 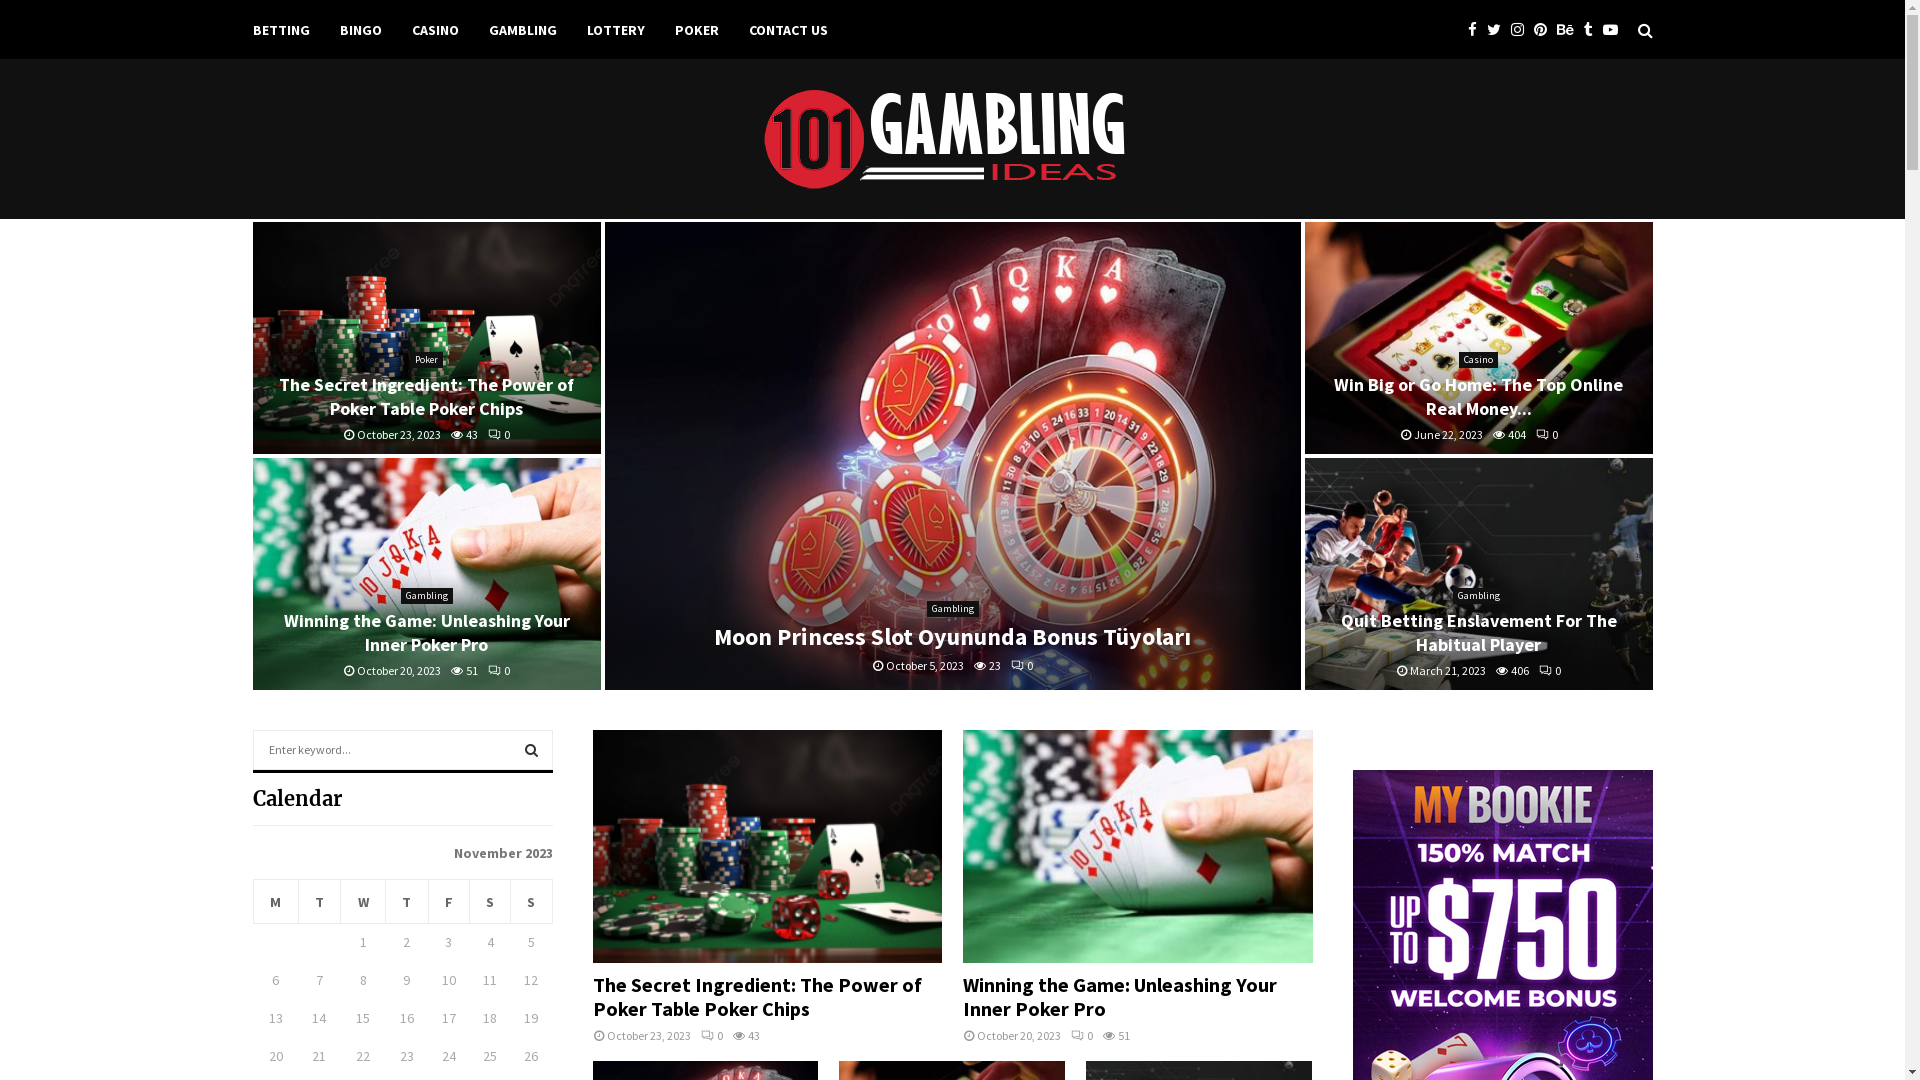 What do you see at coordinates (1520, 30) in the screenshot?
I see `'Instagram'` at bounding box center [1520, 30].